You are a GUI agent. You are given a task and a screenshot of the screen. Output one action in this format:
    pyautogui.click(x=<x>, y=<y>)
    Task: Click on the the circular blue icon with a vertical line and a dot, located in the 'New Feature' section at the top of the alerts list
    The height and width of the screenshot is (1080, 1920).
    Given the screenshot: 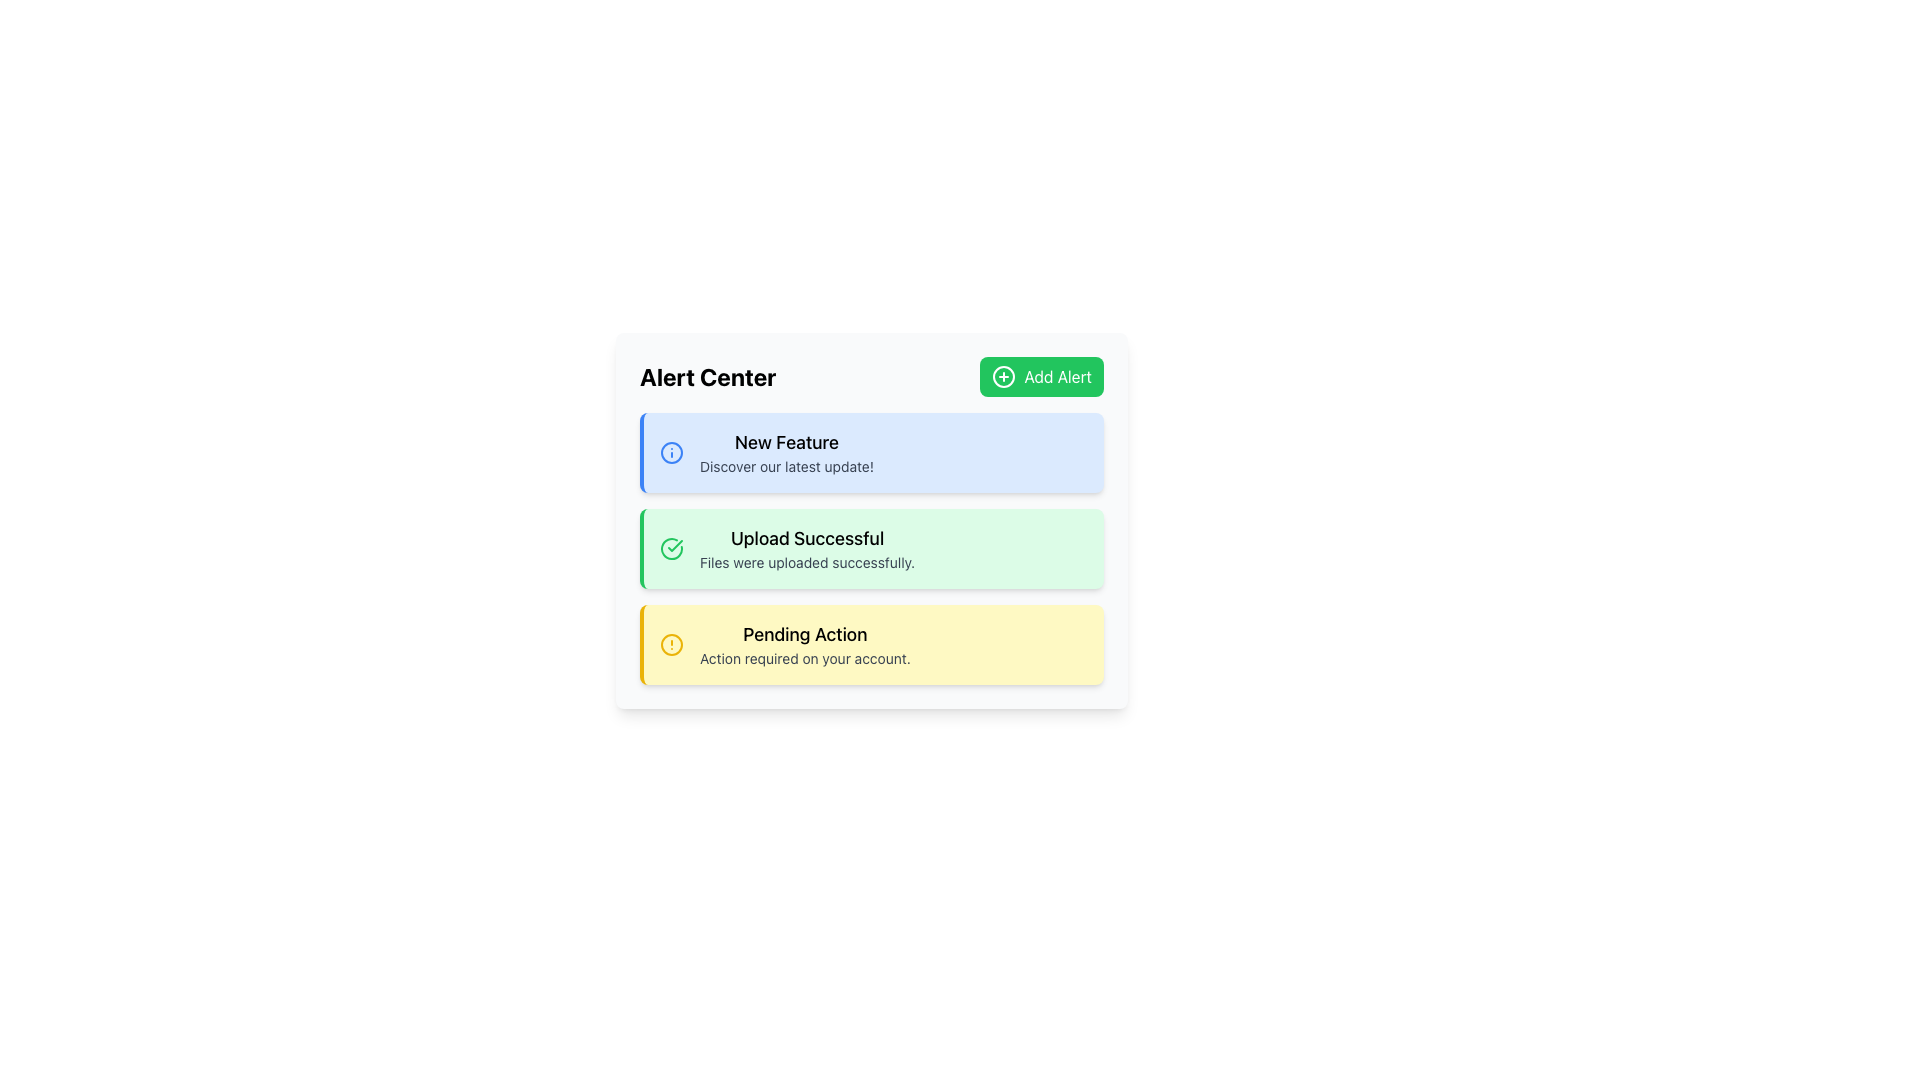 What is the action you would take?
    pyautogui.click(x=672, y=452)
    